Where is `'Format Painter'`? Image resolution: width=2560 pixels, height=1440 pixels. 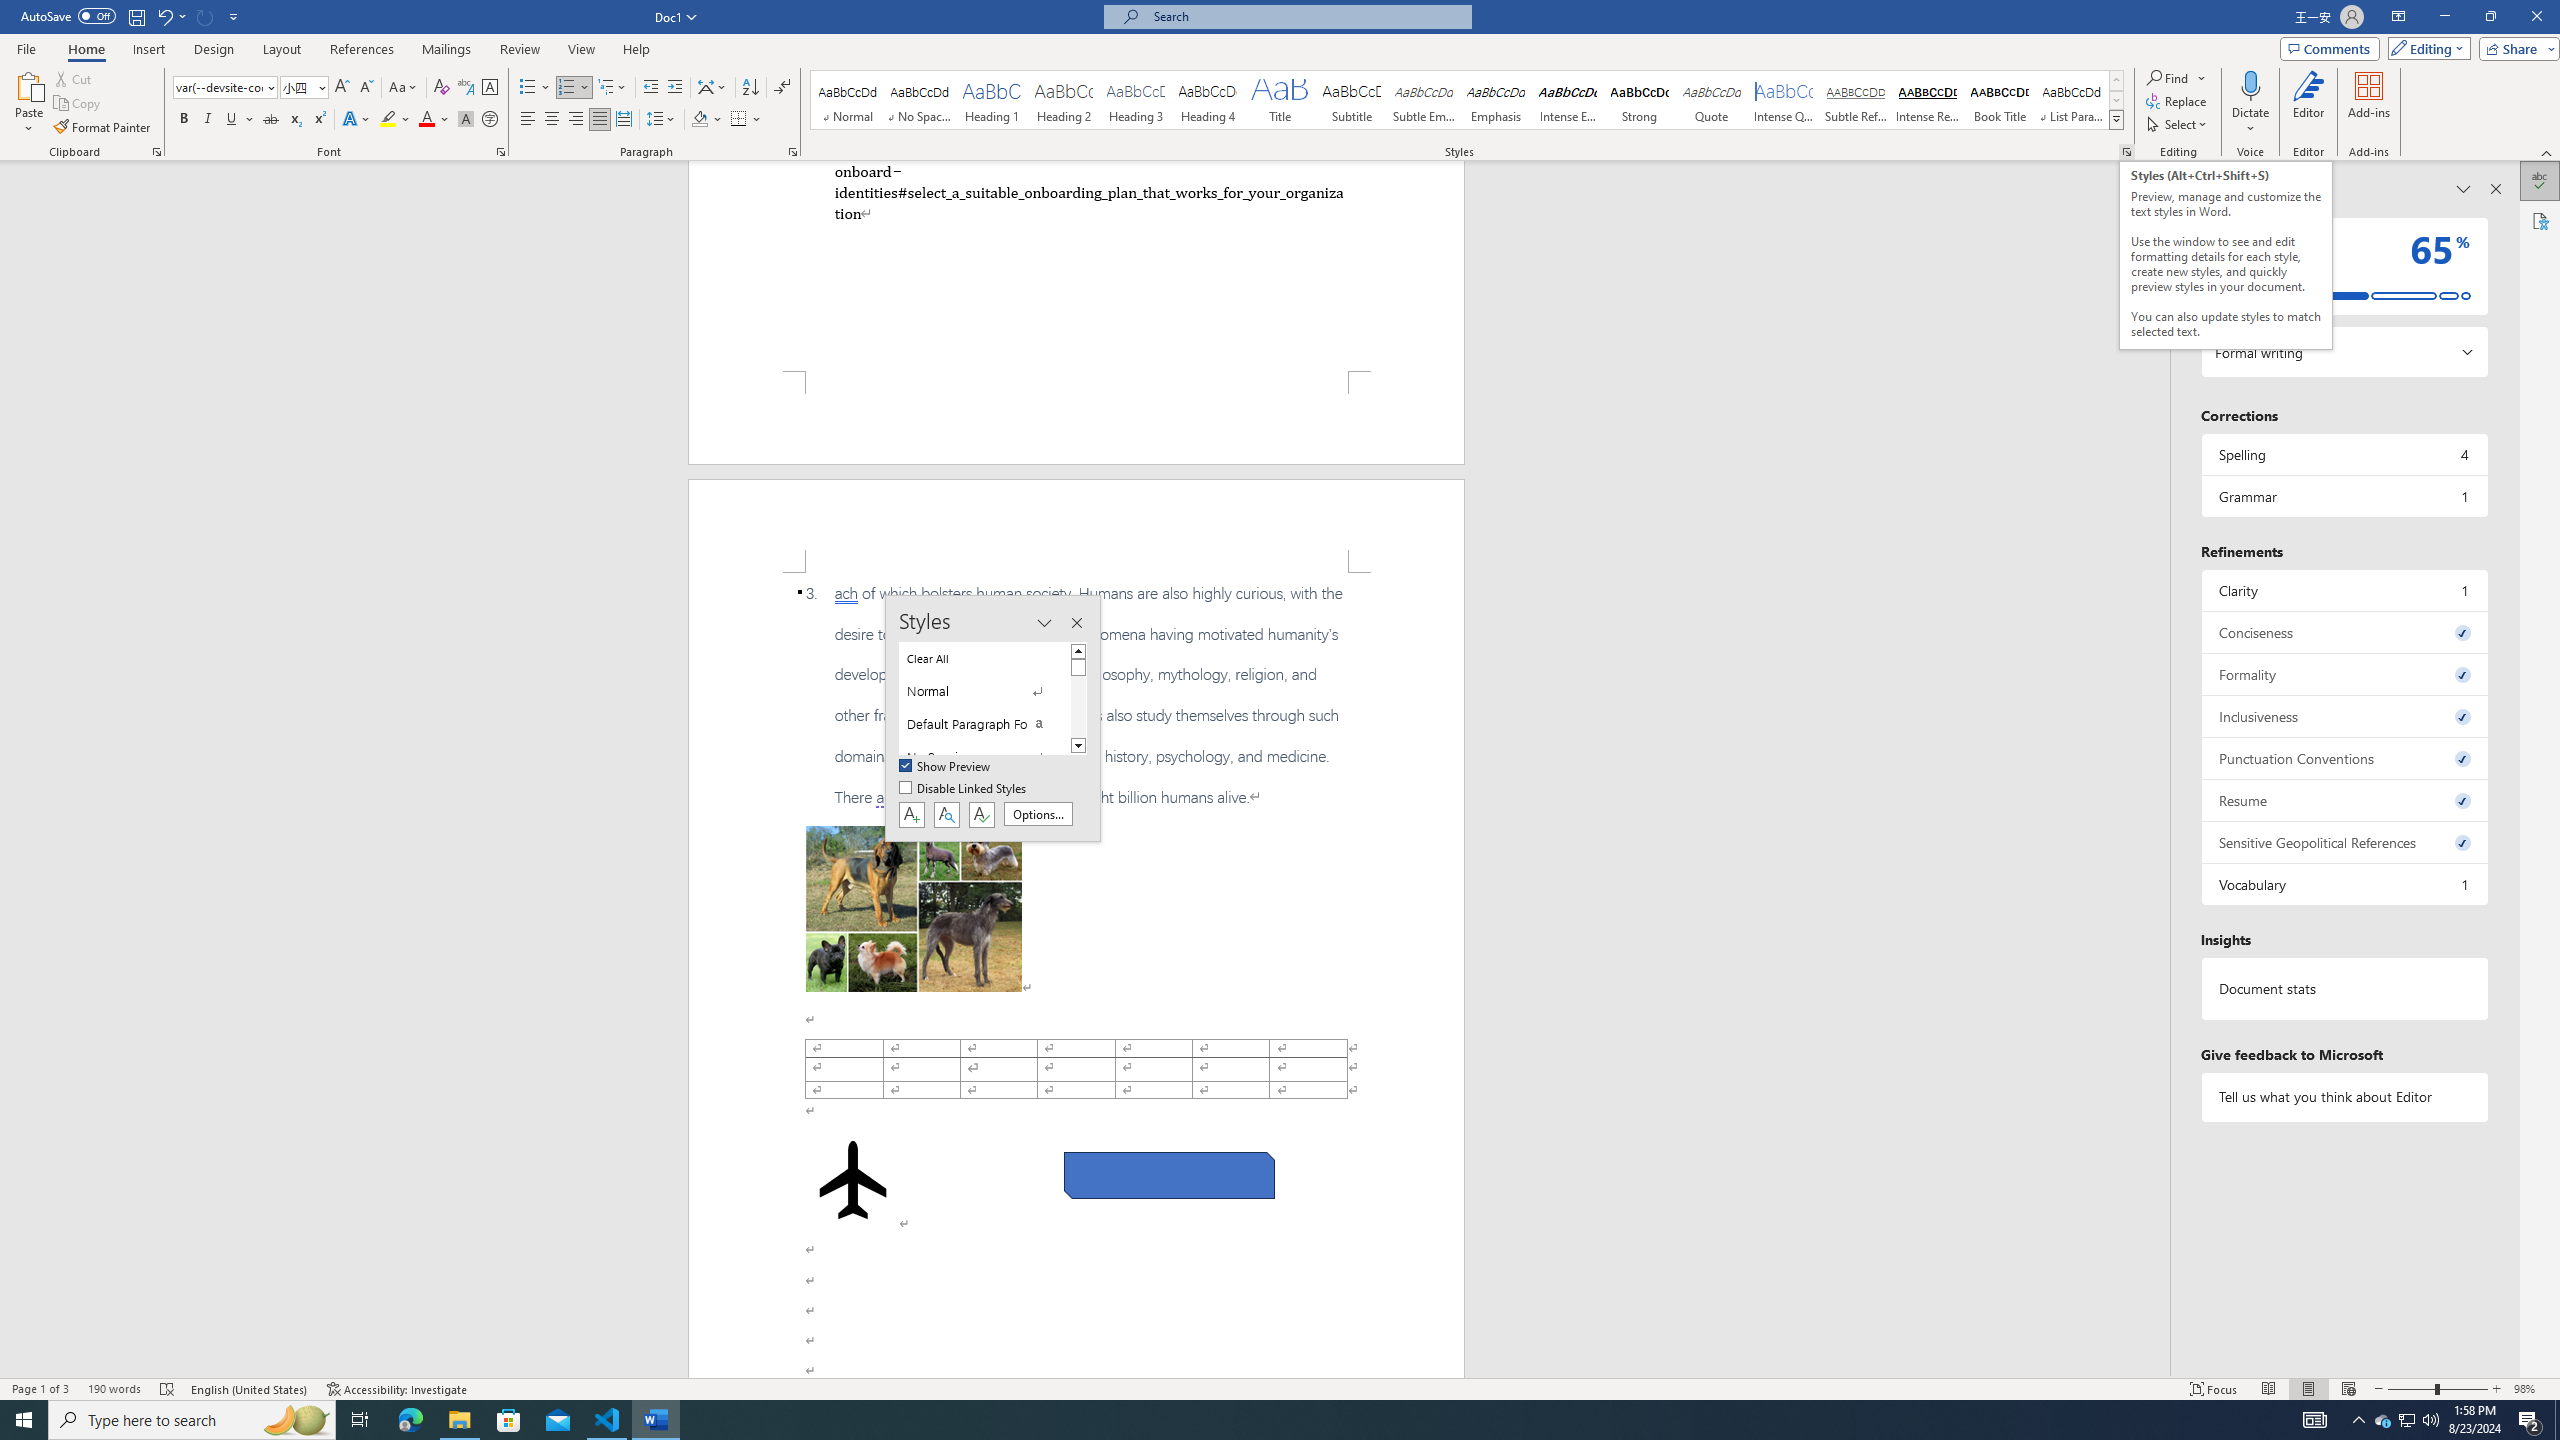
'Format Painter' is located at coordinates (102, 127).